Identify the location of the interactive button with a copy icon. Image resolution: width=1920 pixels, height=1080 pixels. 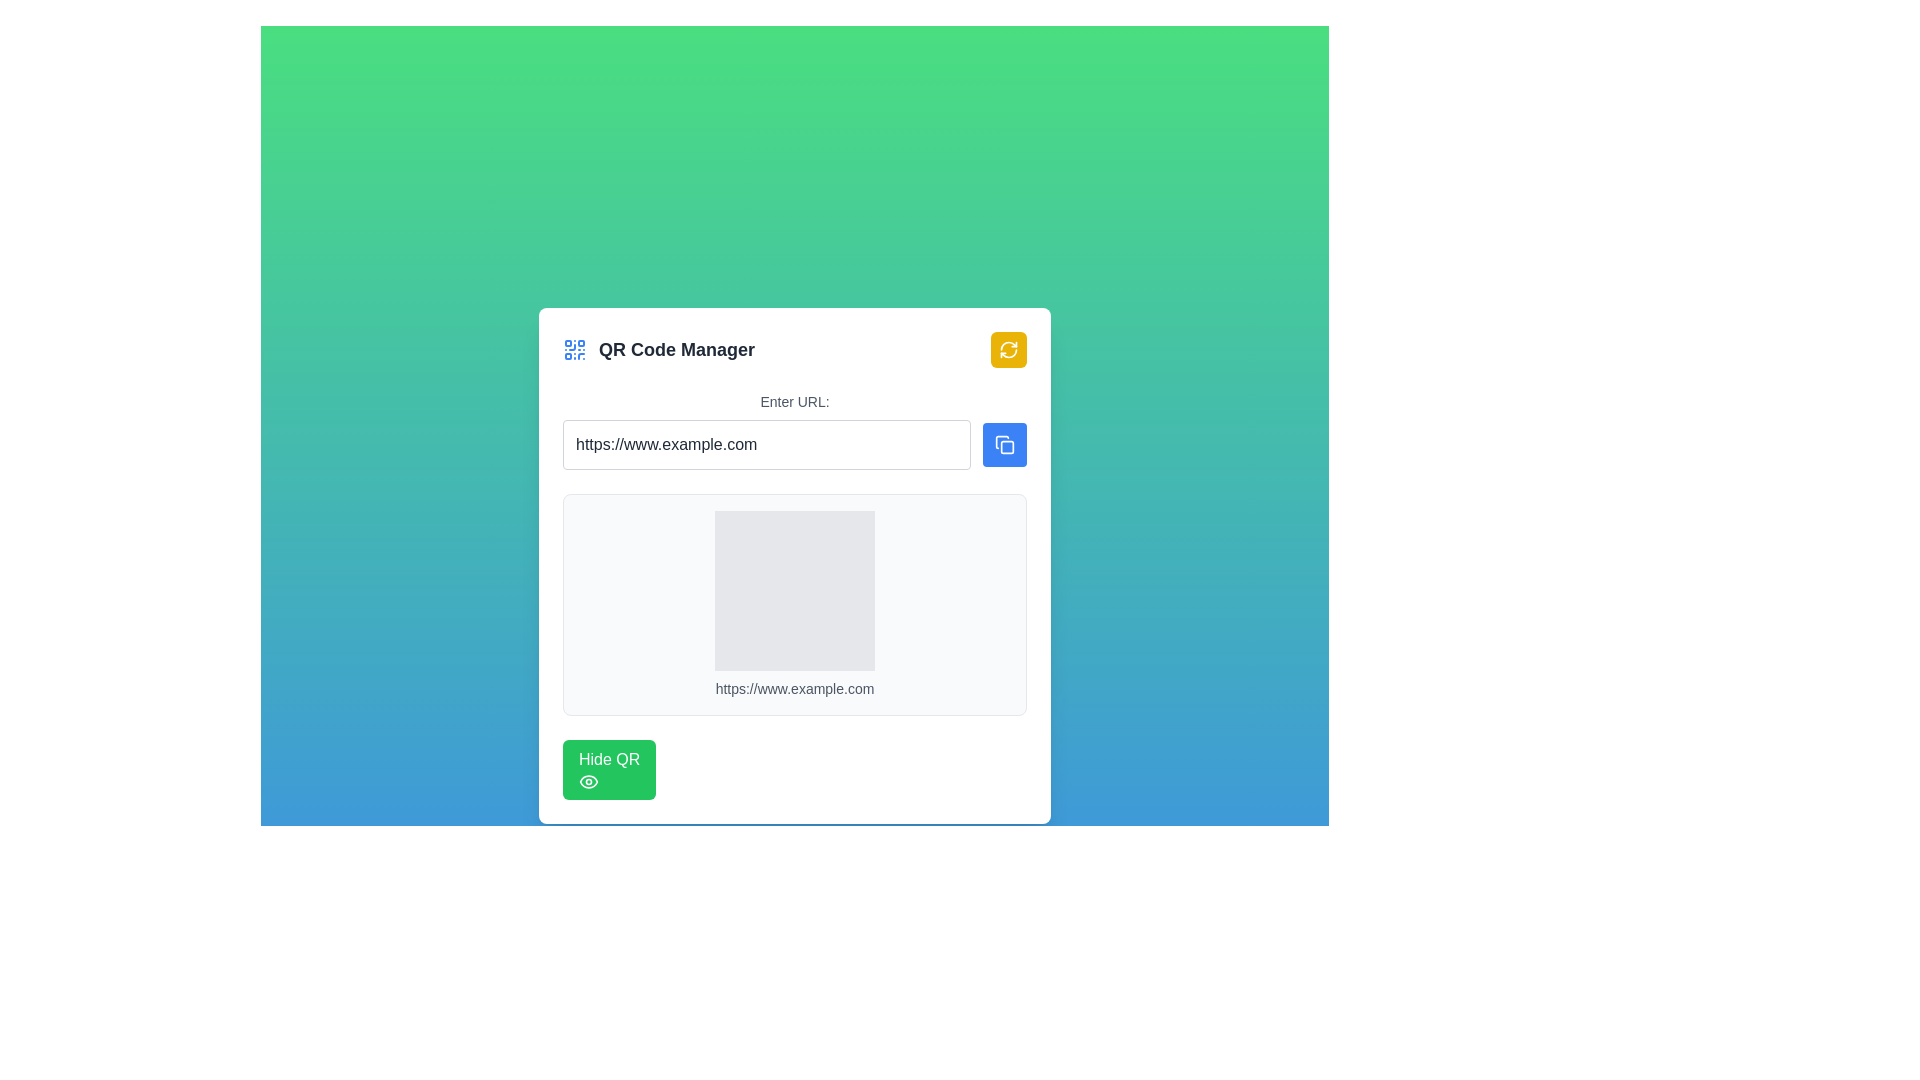
(1004, 443).